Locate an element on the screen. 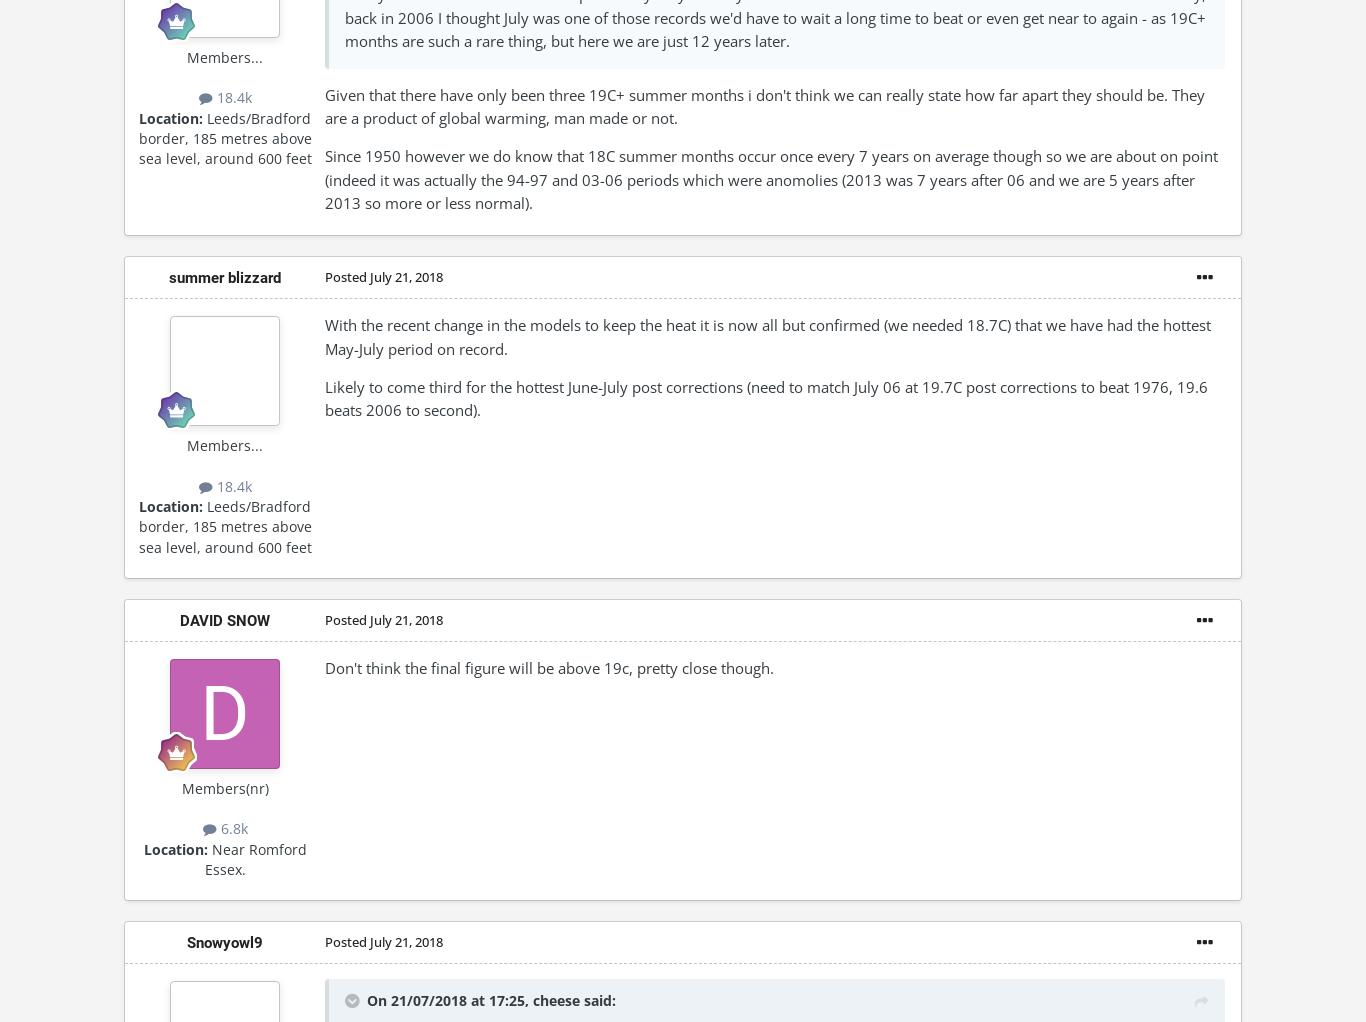 Image resolution: width=1366 pixels, height=1022 pixels. 'On 21/07/2018 at 17:25,' is located at coordinates (366, 1001).